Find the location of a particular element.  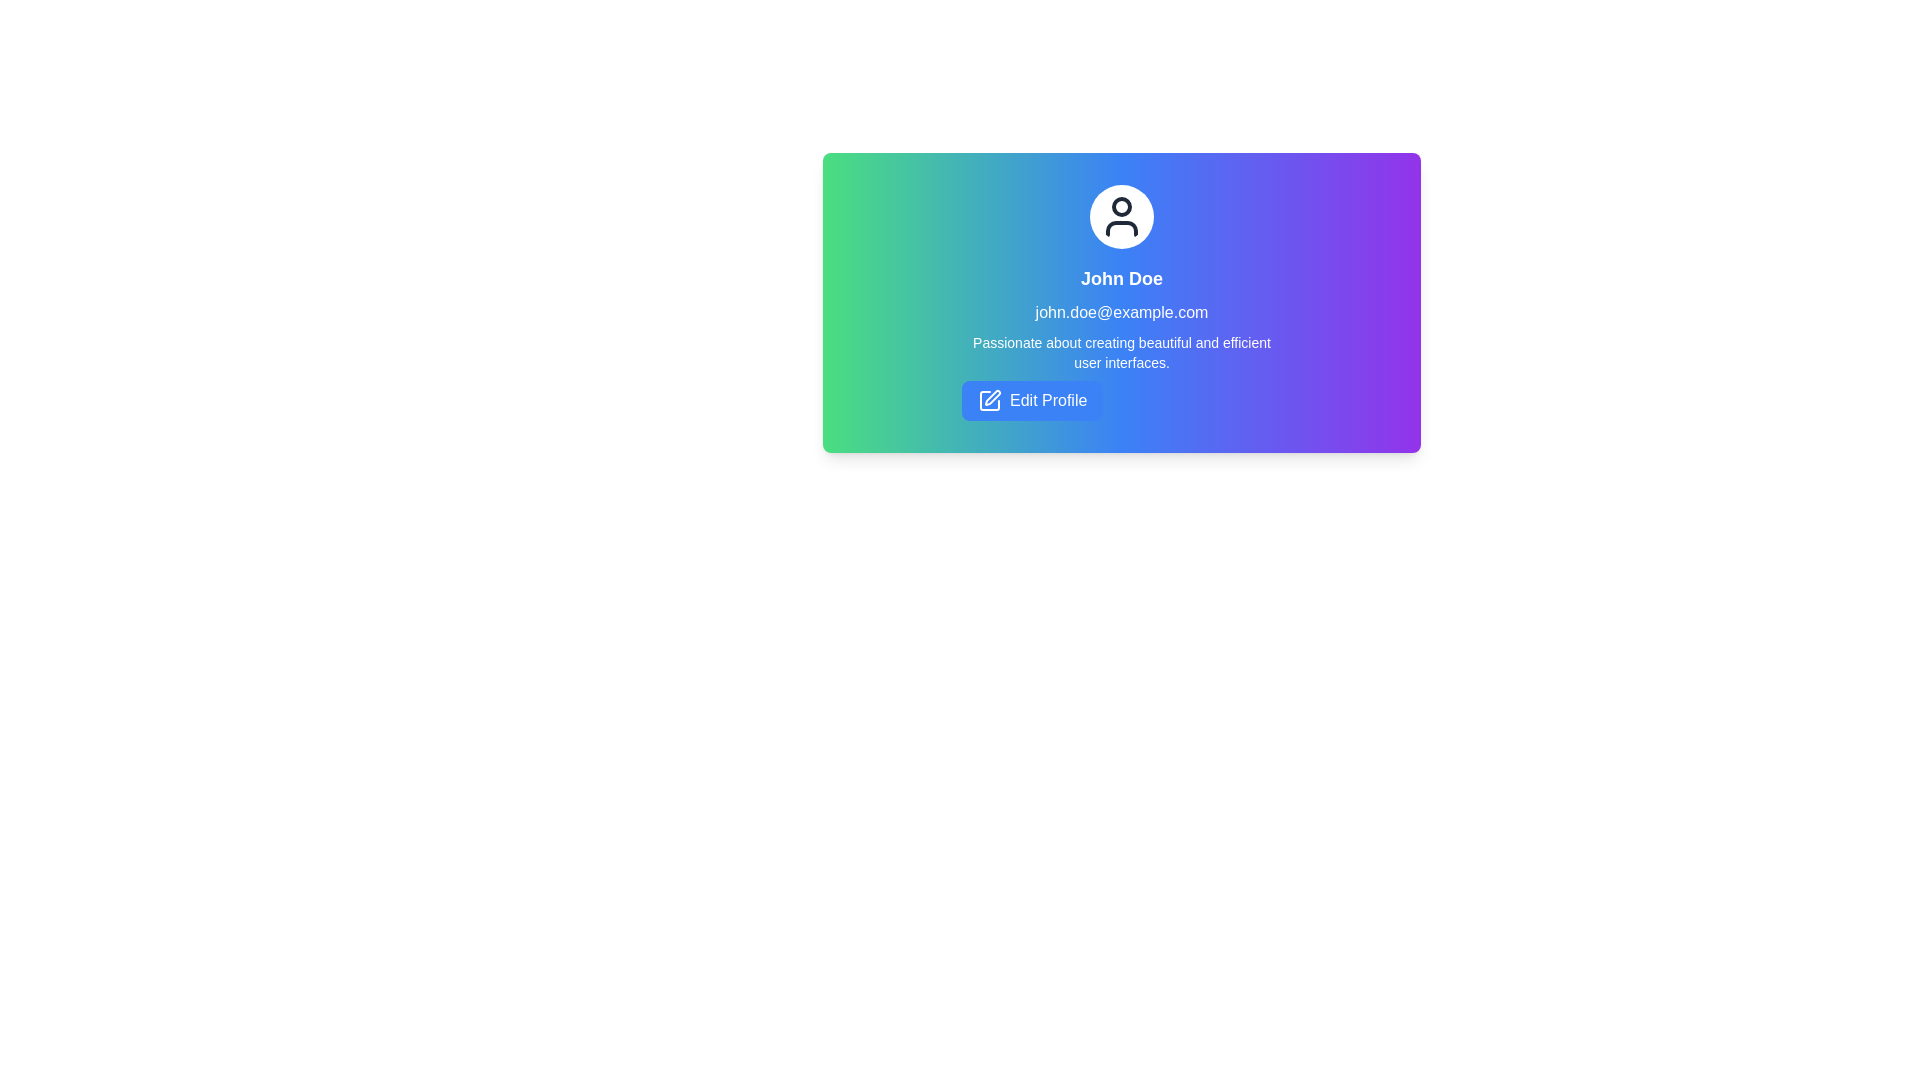

the editing icon associated with the 'Edit Profile' button located at the bottom center of the user information card is located at coordinates (989, 401).